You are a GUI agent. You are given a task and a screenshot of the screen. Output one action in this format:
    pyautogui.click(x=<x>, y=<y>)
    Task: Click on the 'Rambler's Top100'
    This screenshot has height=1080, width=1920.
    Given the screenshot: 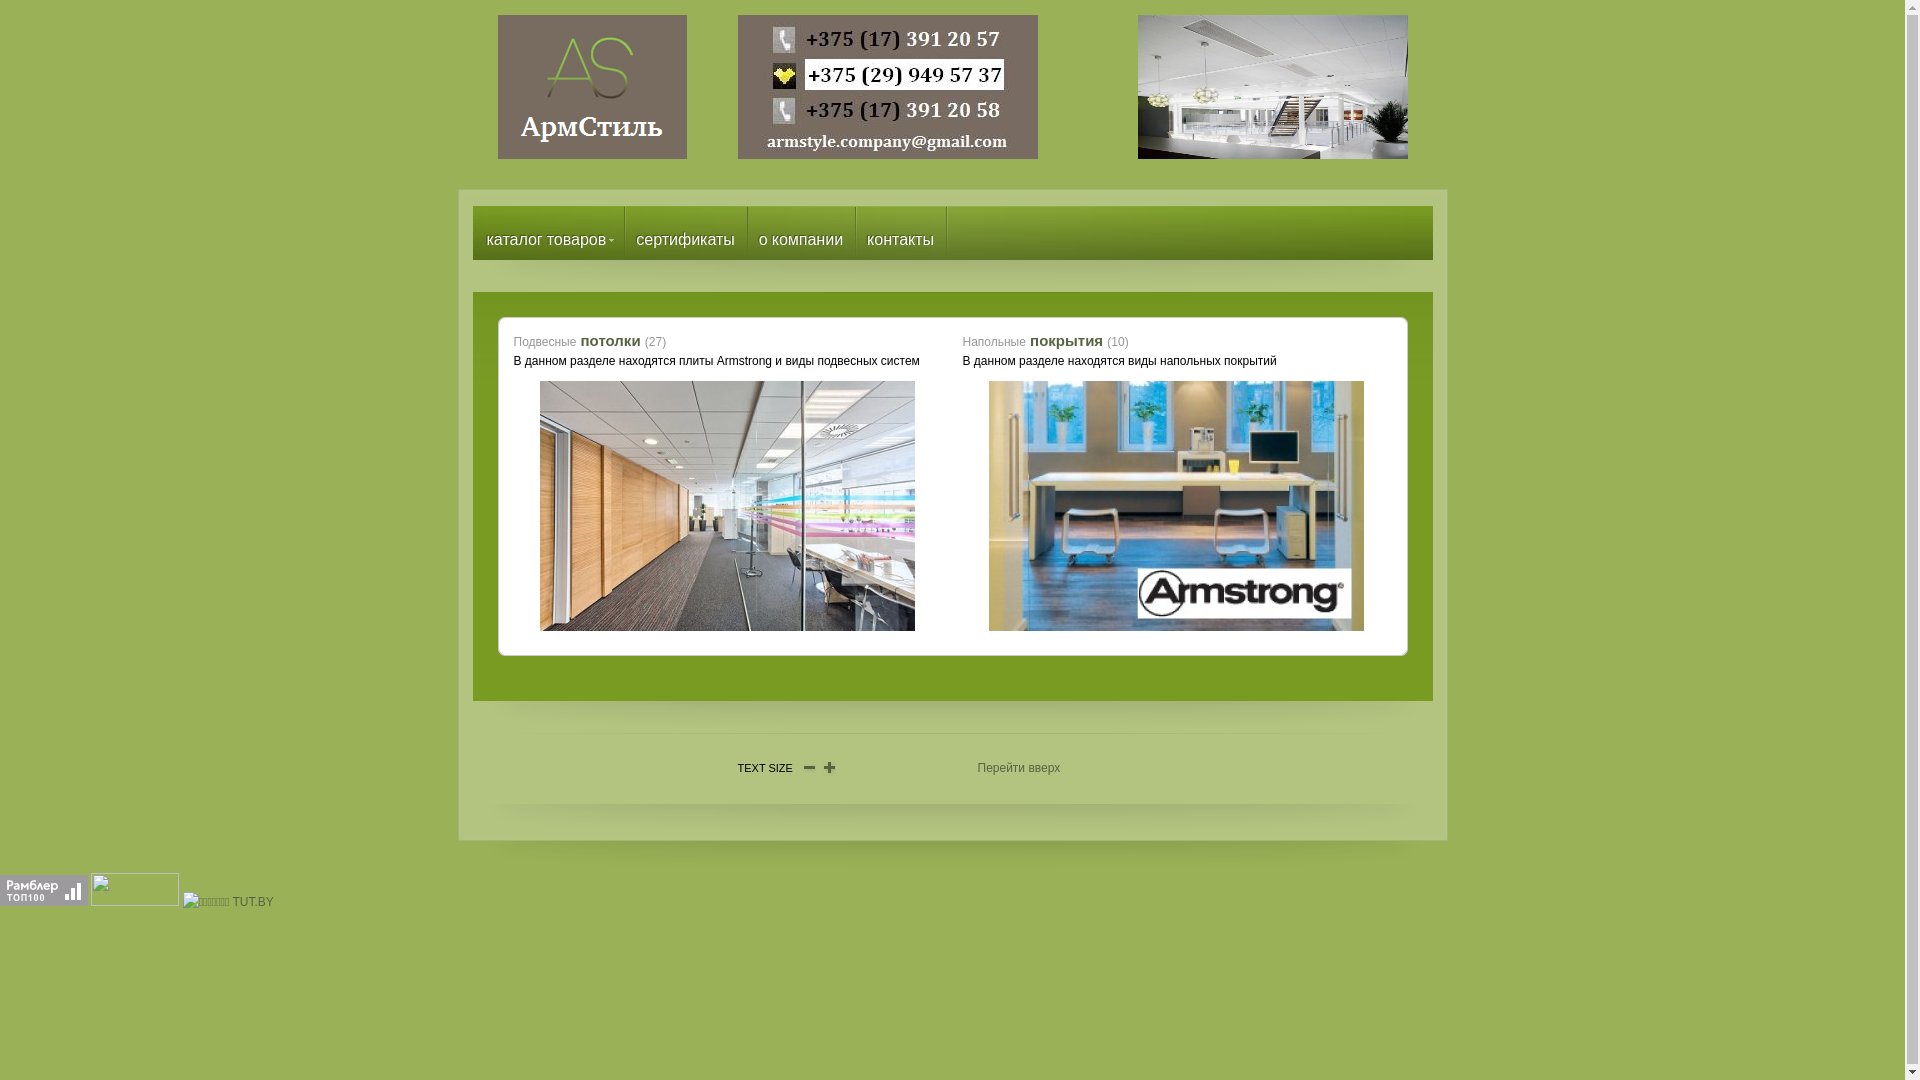 What is the action you would take?
    pyautogui.click(x=43, y=889)
    